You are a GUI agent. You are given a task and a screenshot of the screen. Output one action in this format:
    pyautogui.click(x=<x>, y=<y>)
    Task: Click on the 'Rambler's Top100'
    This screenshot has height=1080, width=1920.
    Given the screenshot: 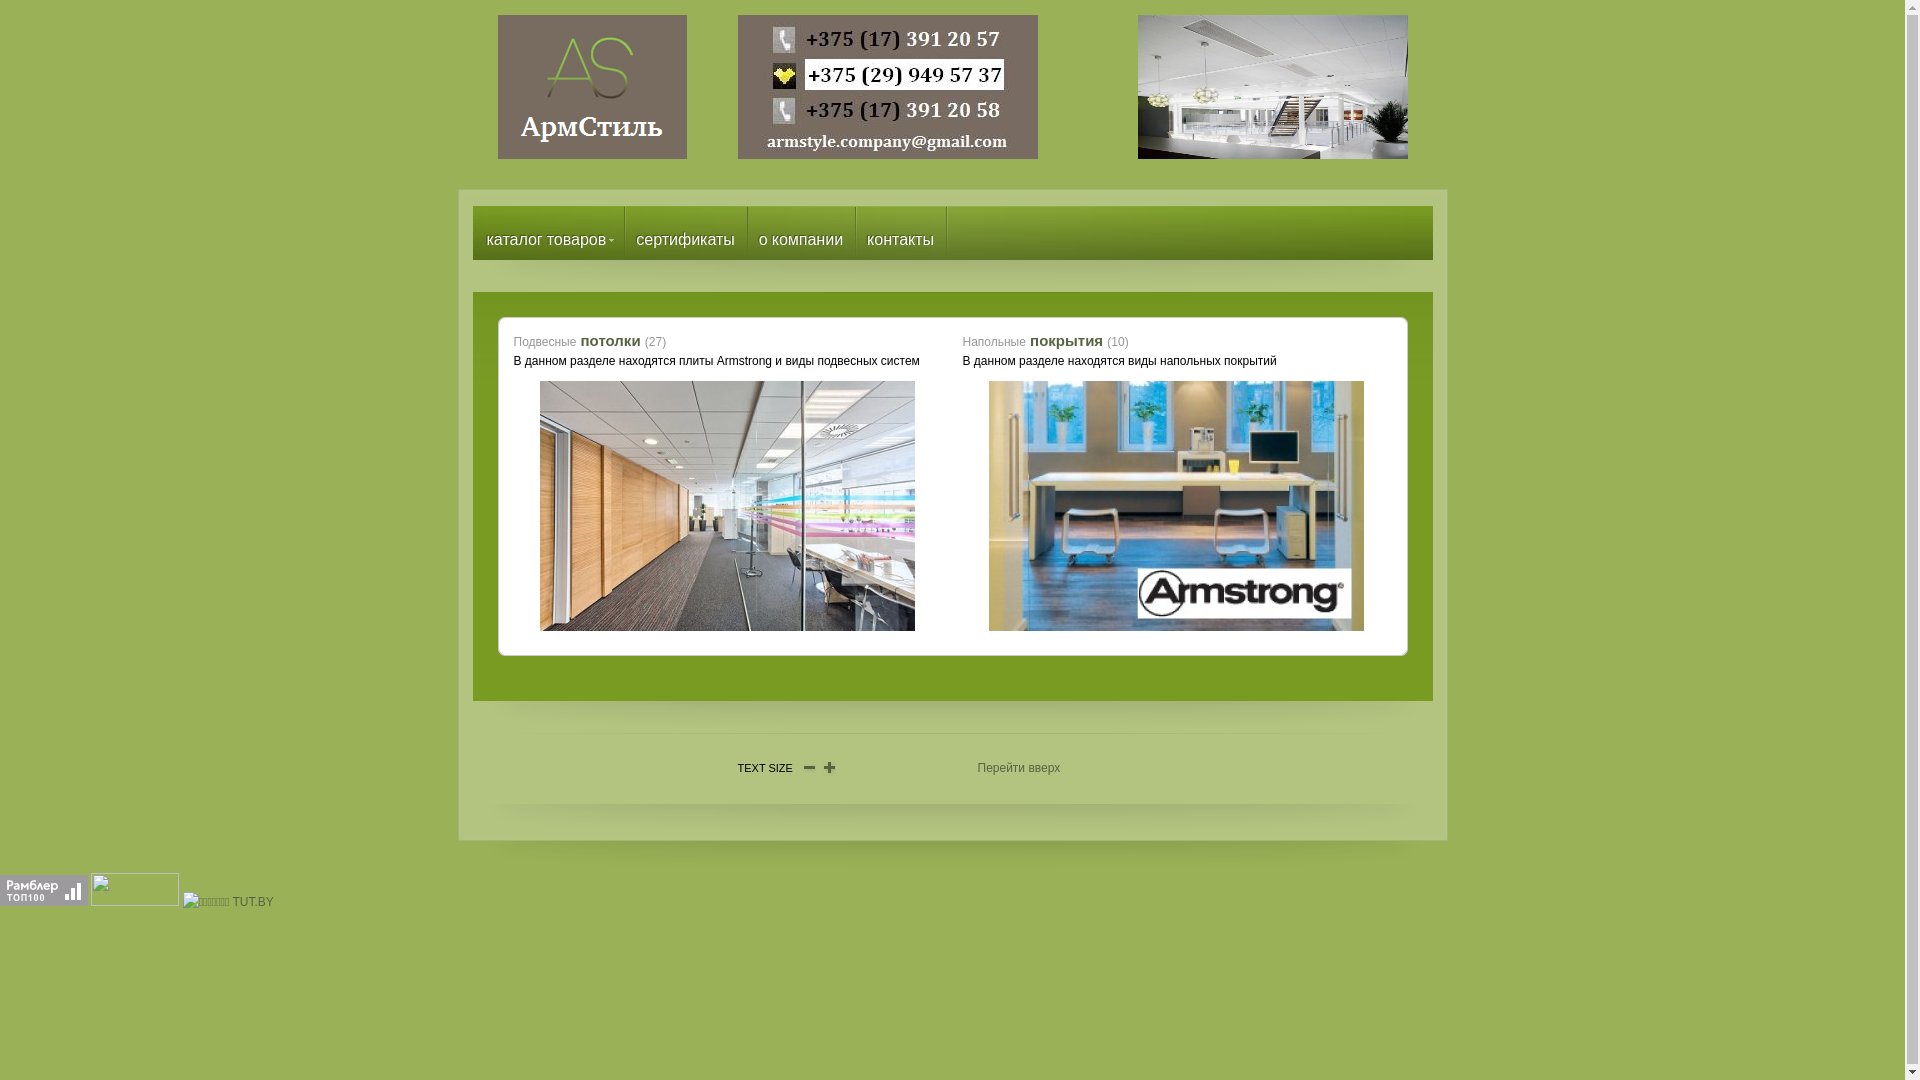 What is the action you would take?
    pyautogui.click(x=43, y=889)
    